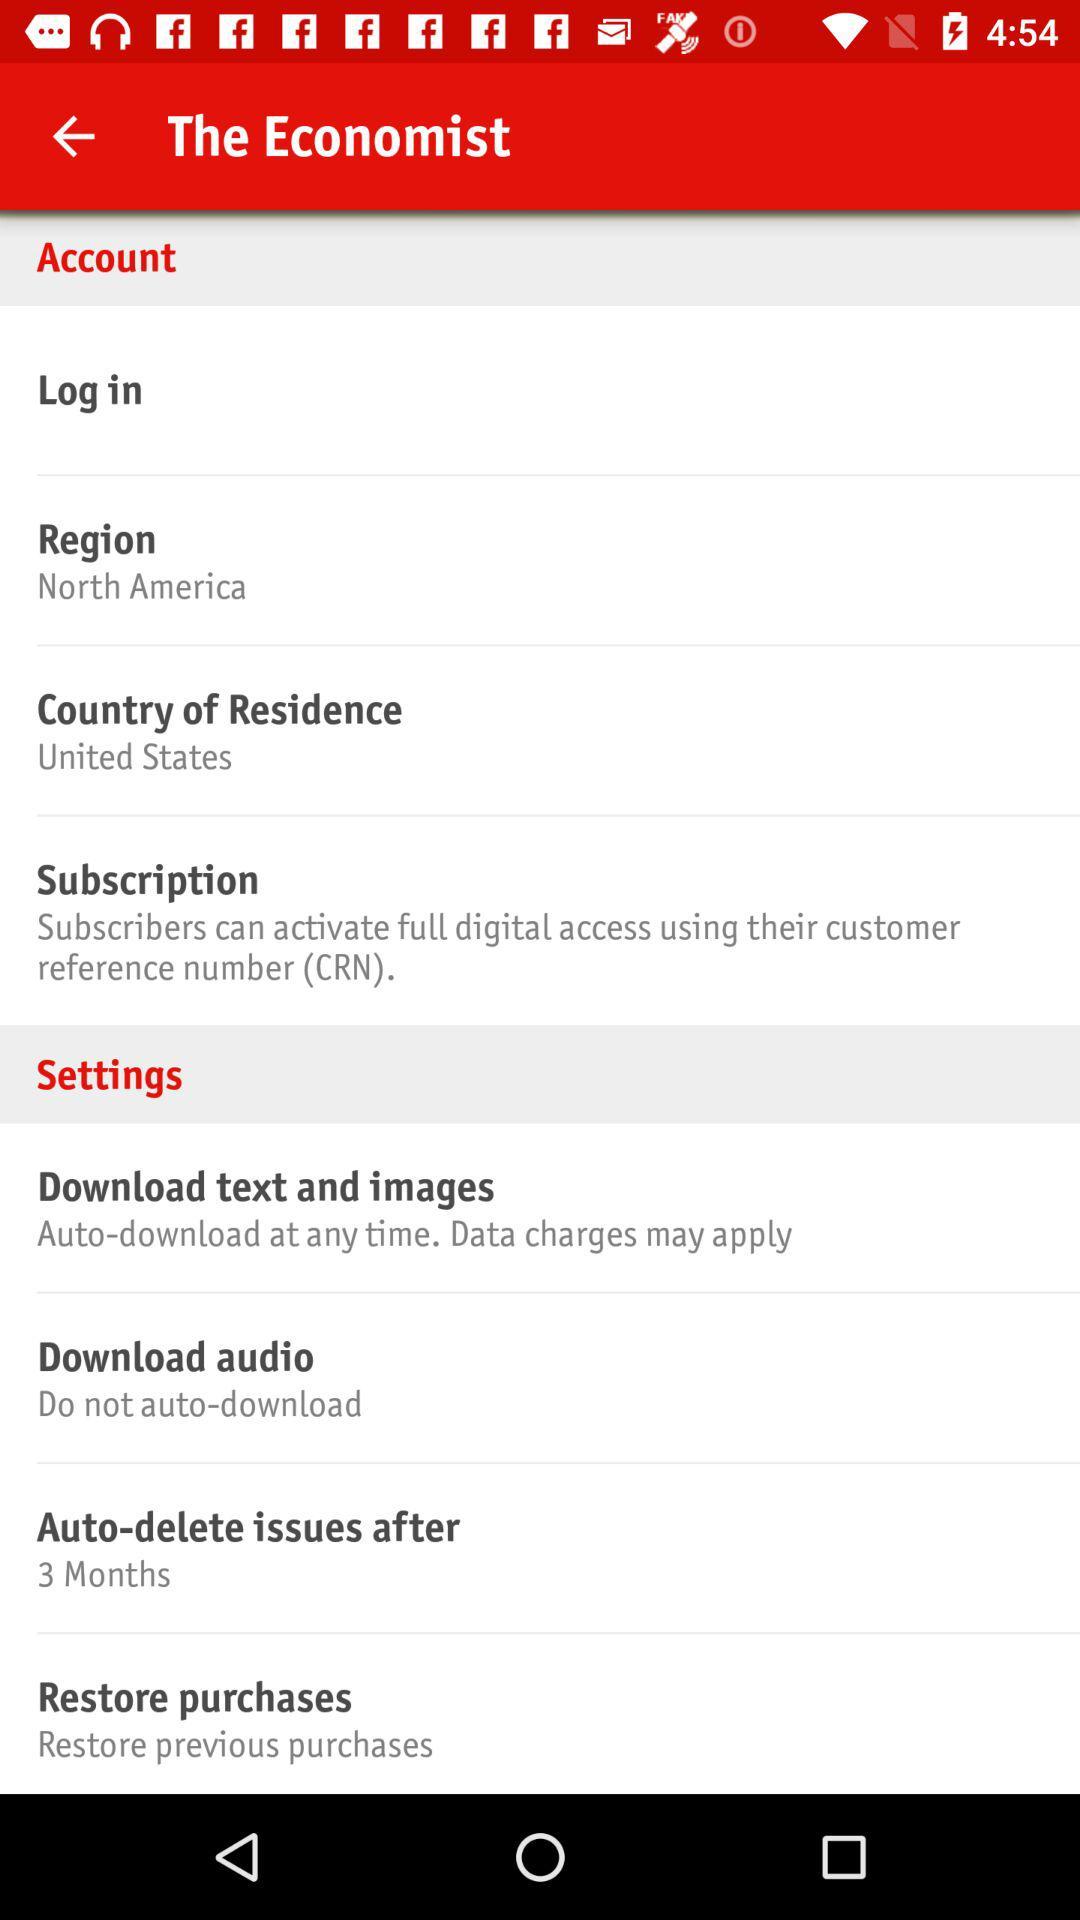 This screenshot has height=1920, width=1080. I want to click on the account, so click(540, 255).